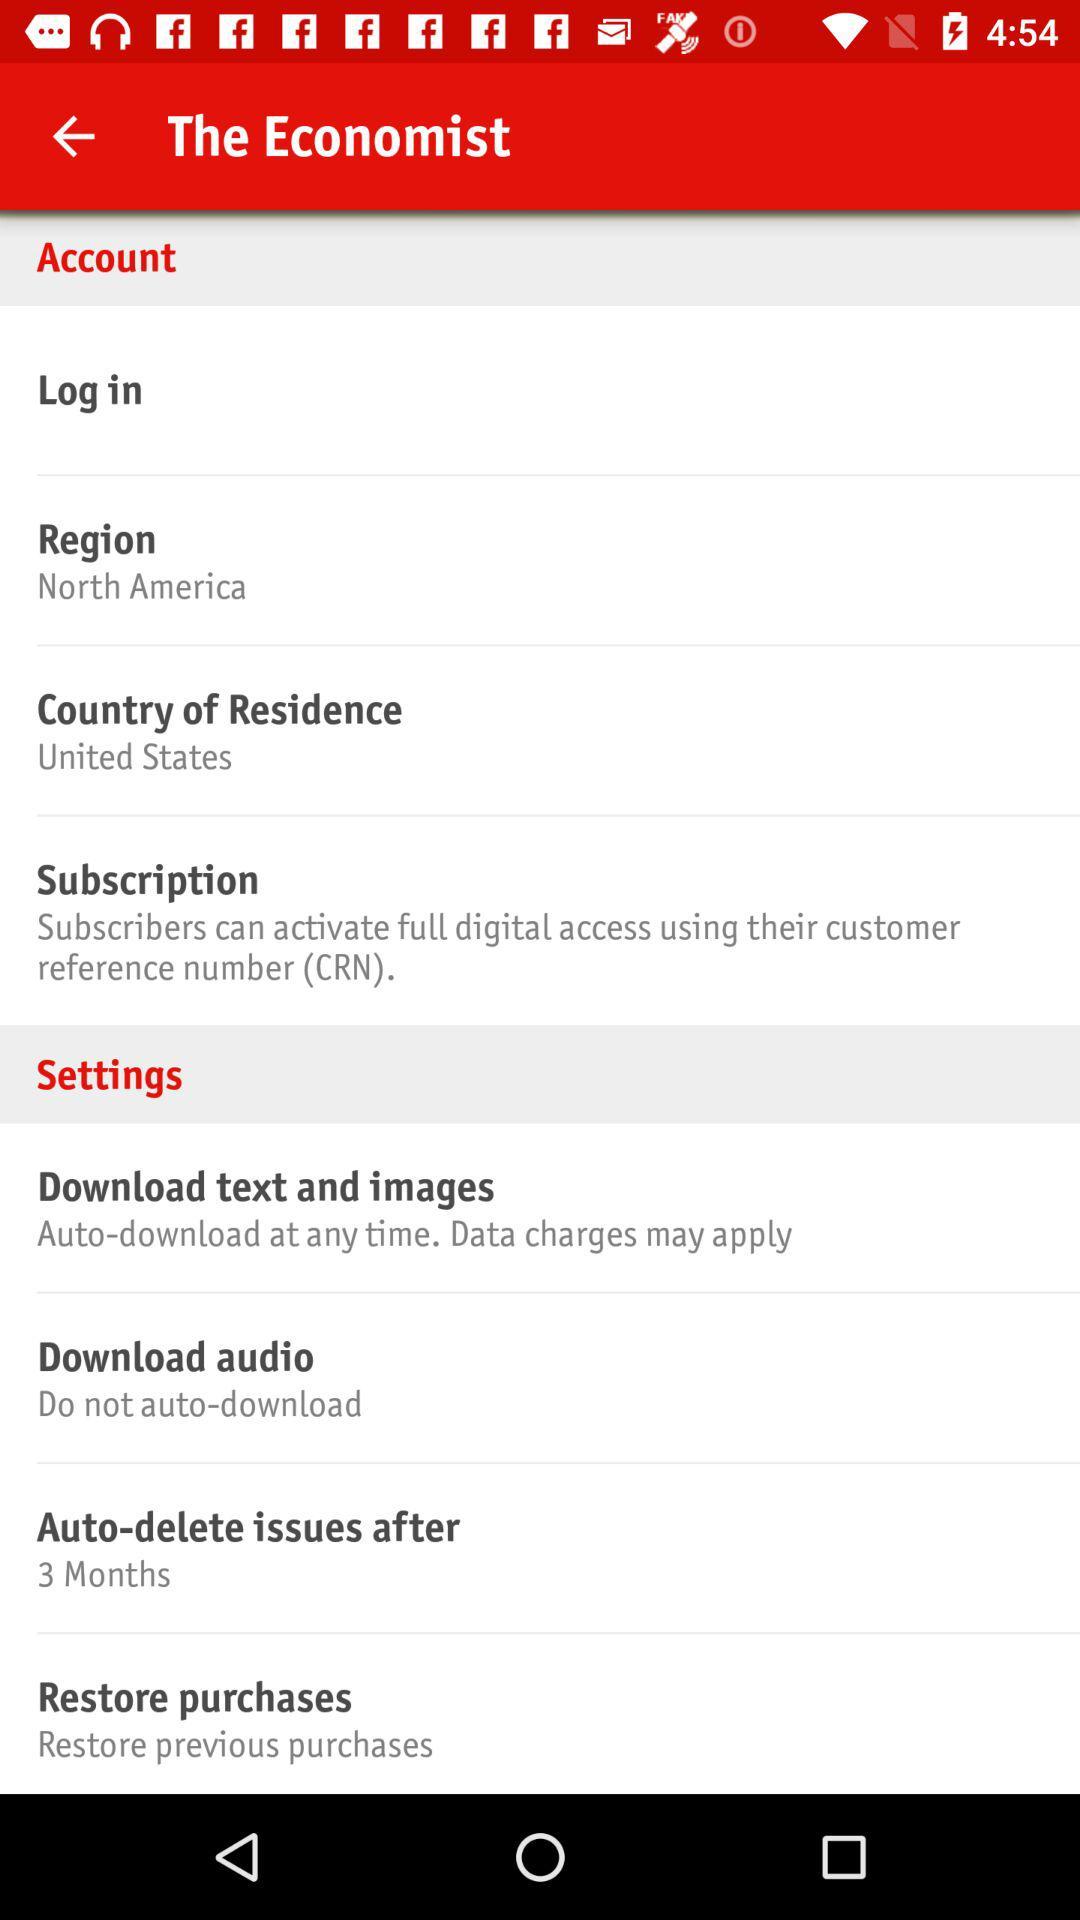 This screenshot has height=1920, width=1080. I want to click on the account, so click(540, 255).